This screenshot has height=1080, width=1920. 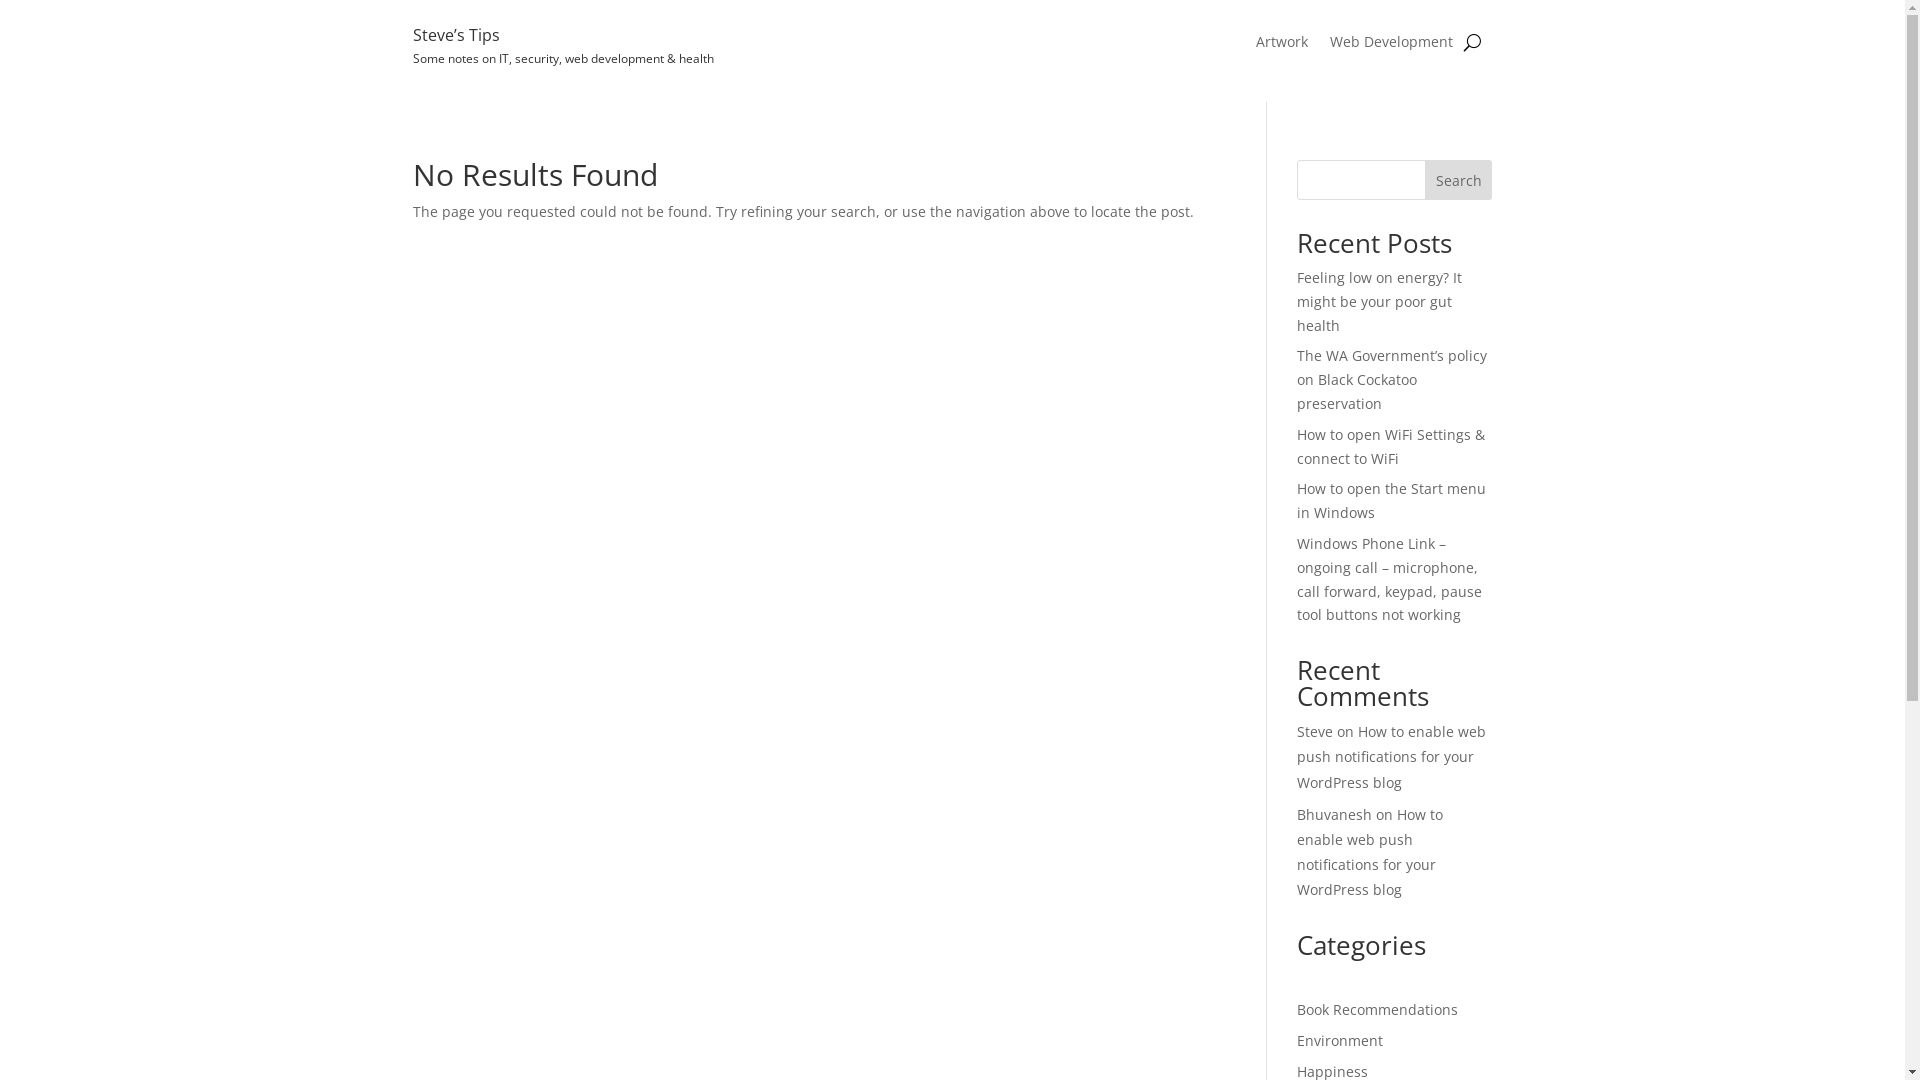 What do you see at coordinates (1334, 814) in the screenshot?
I see `'Bhuvanesh'` at bounding box center [1334, 814].